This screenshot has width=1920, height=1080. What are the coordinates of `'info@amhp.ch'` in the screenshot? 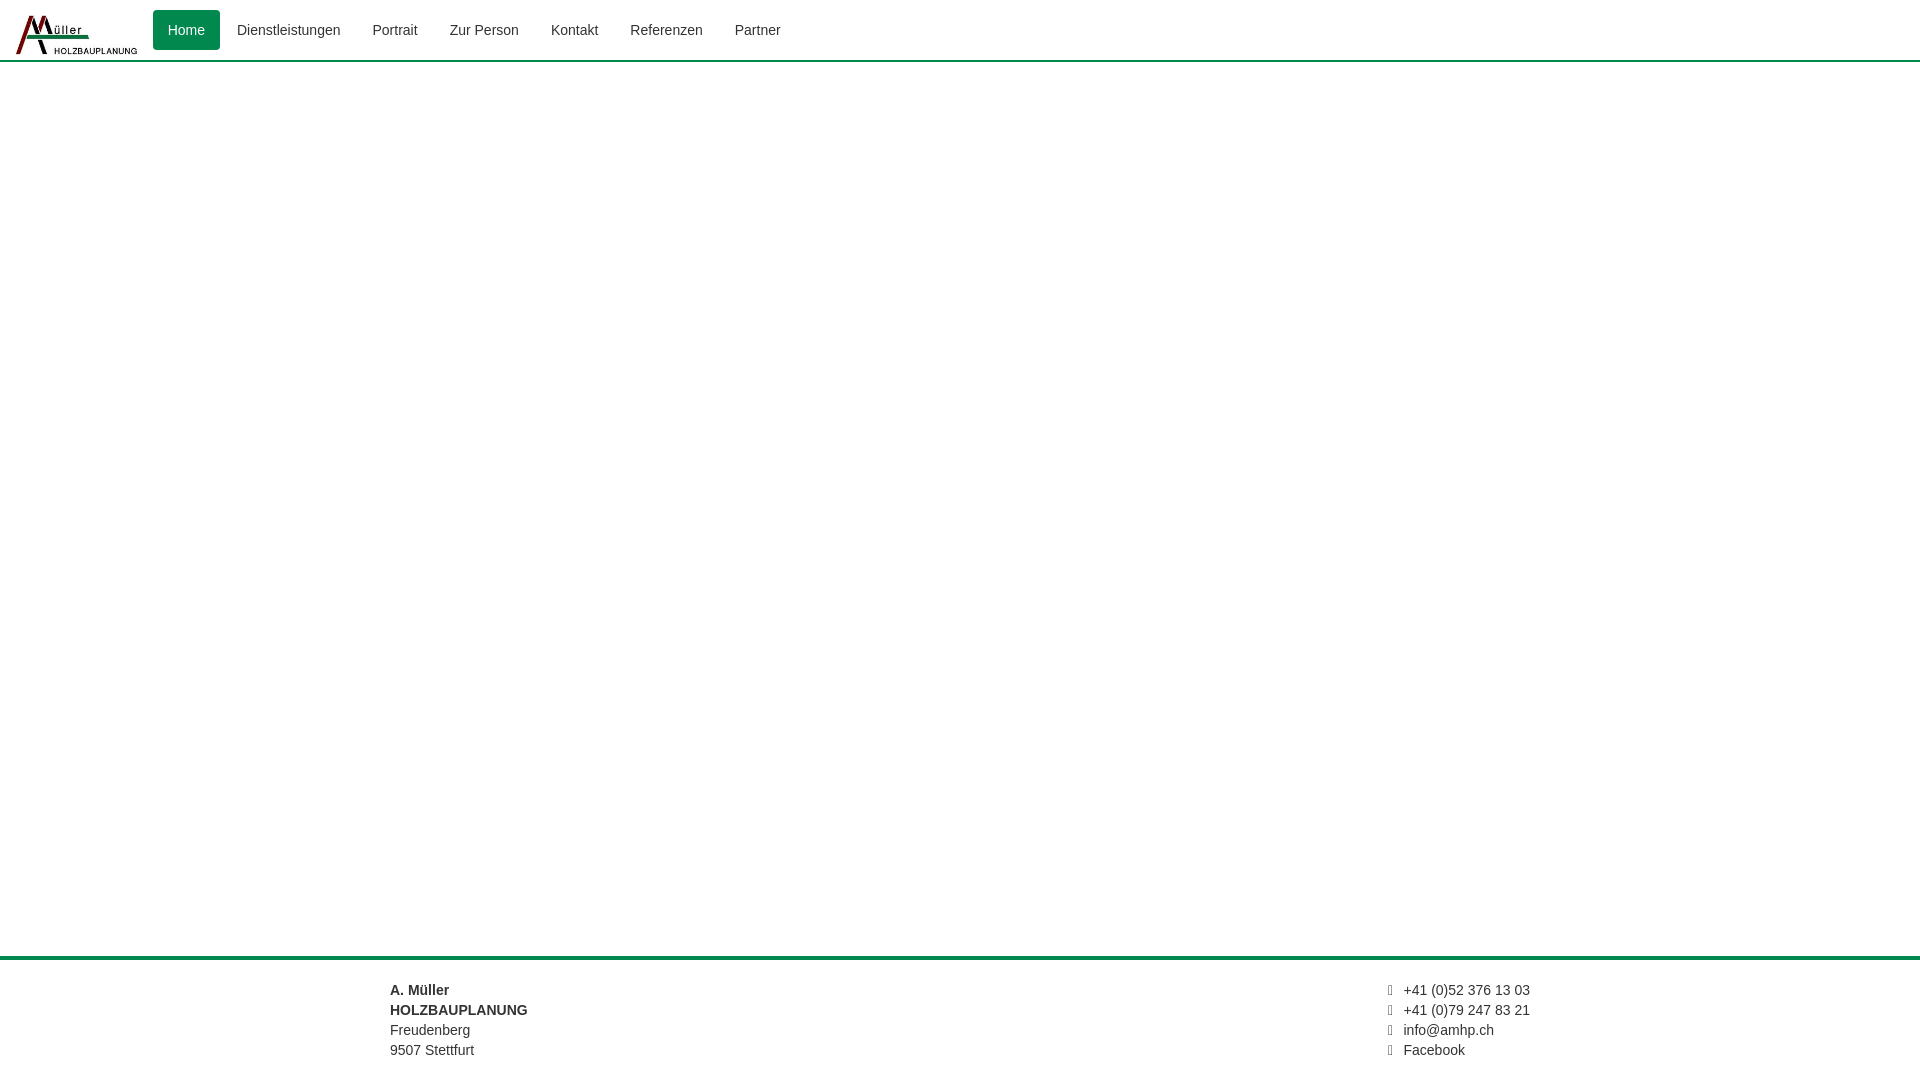 It's located at (1449, 1029).